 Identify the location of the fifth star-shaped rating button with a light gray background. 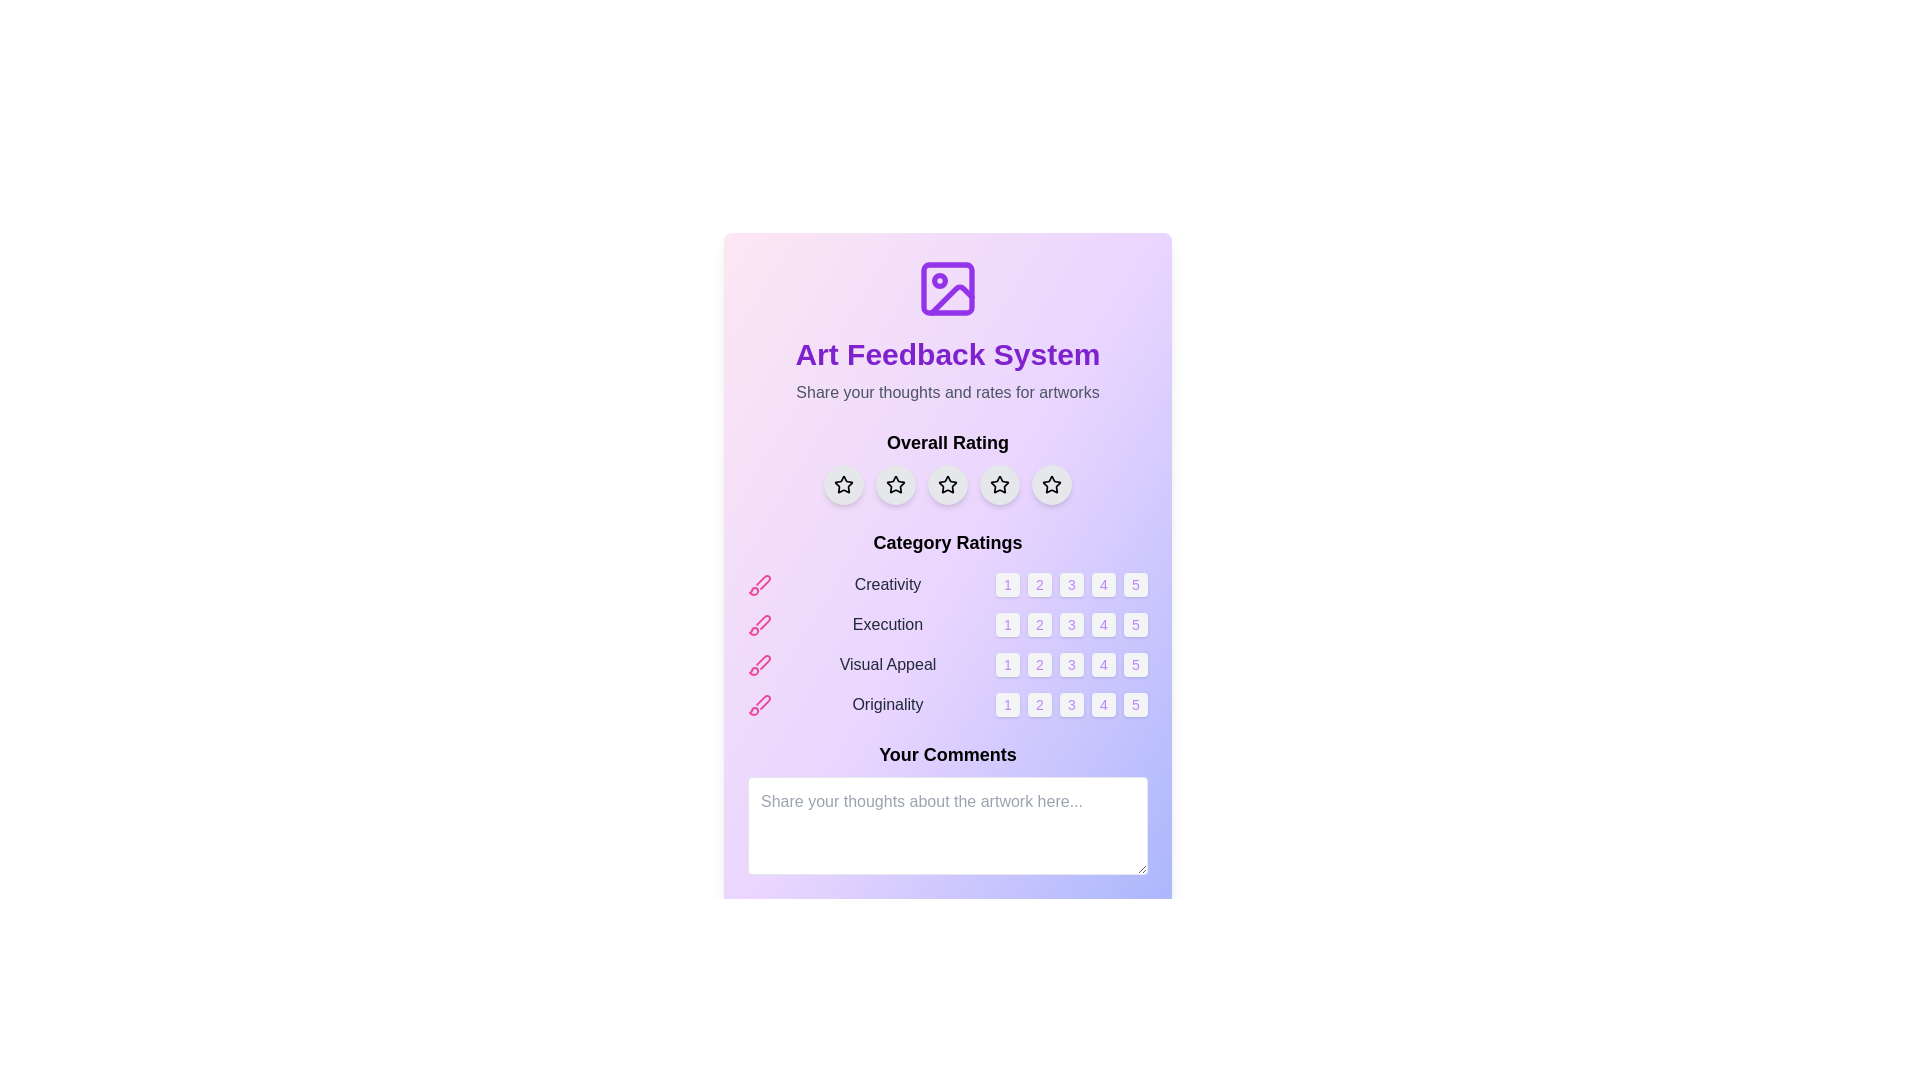
(1050, 485).